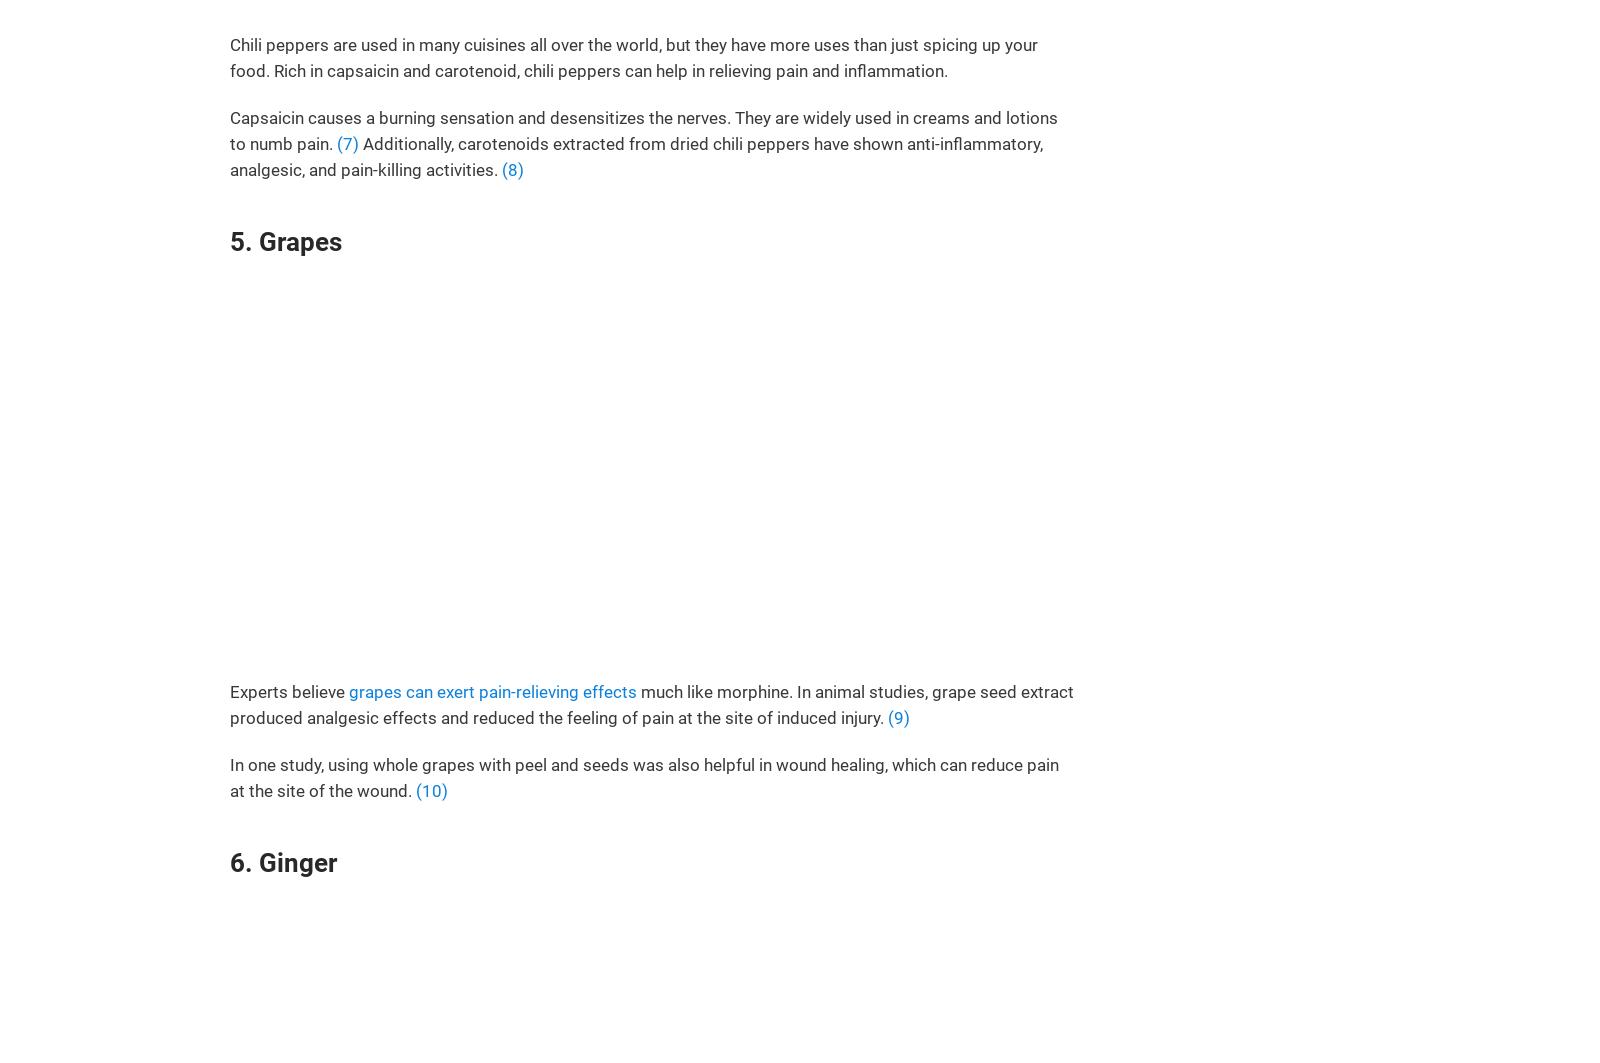 The image size is (1600, 1063). I want to click on '6. Ginger', so click(283, 860).